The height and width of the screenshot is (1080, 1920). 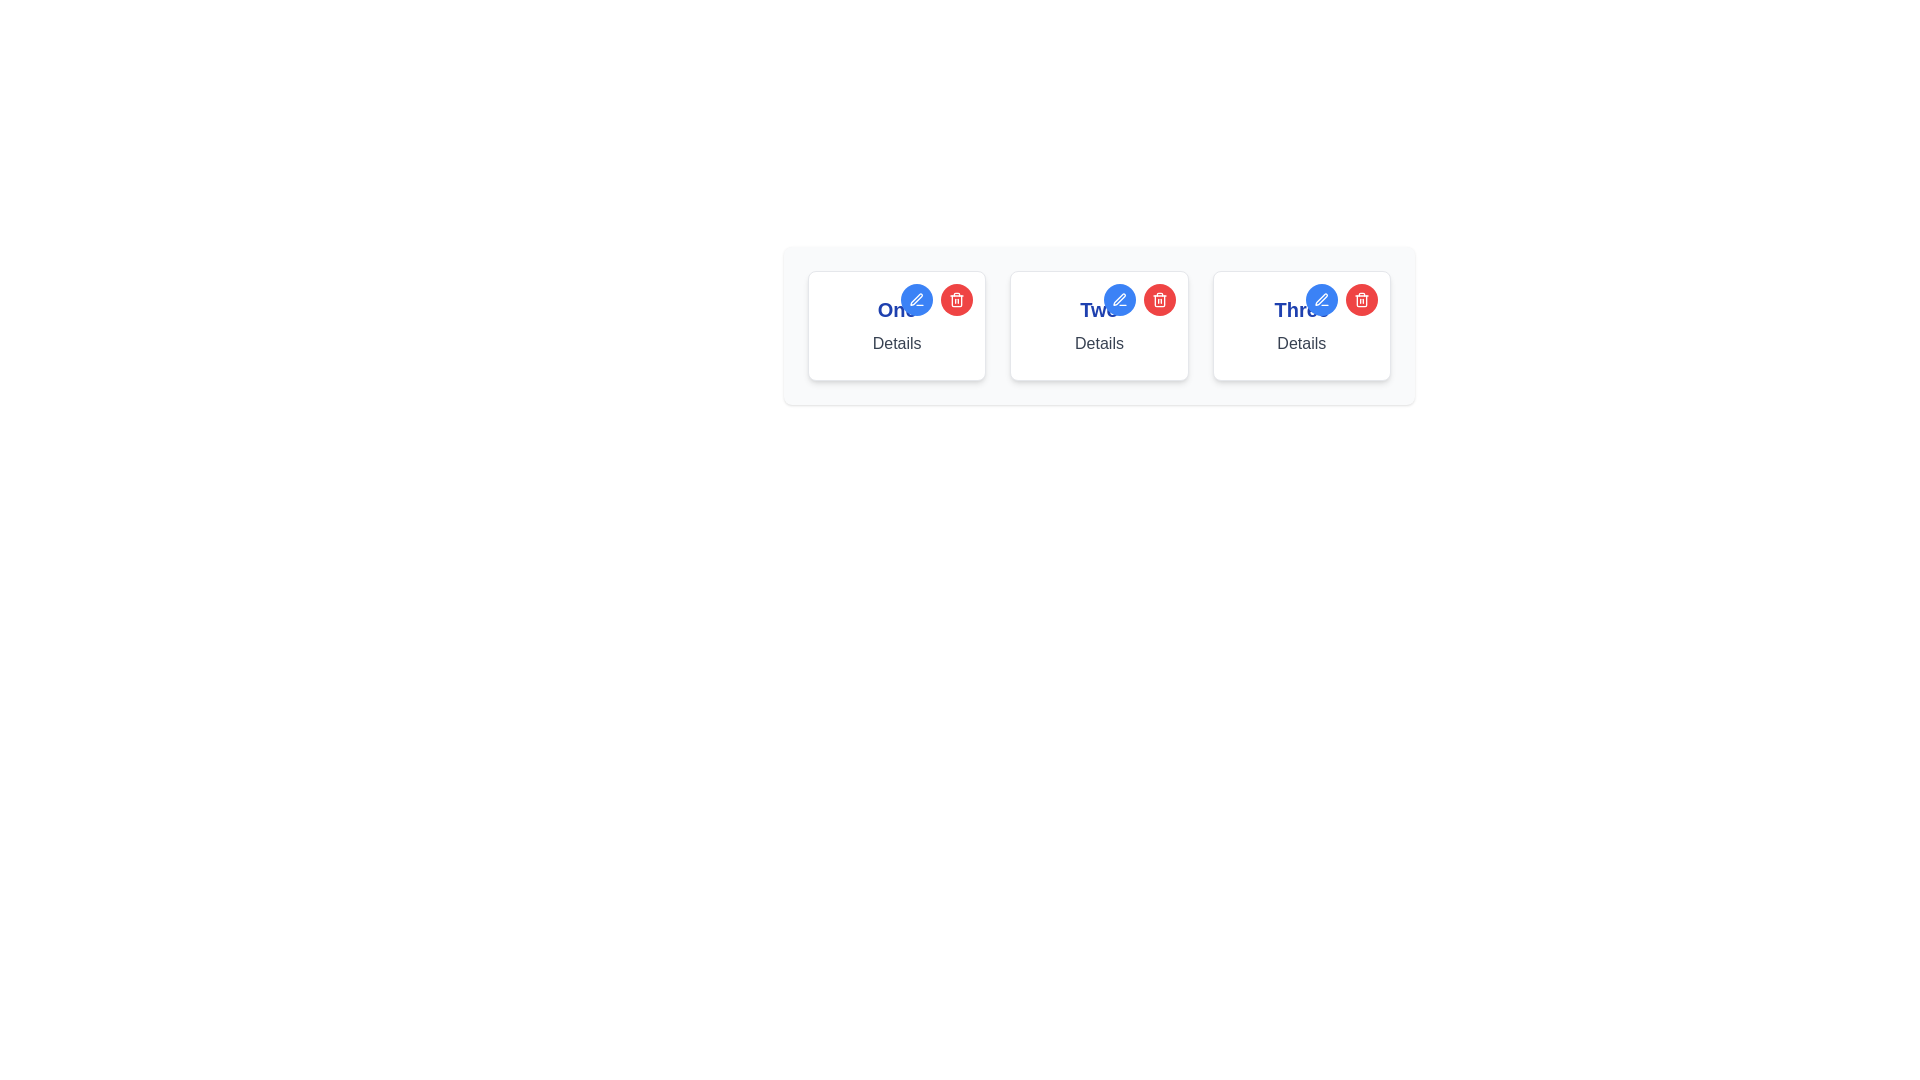 What do you see at coordinates (956, 300) in the screenshot?
I see `the red circular button with a white trash icon located at the top-right of the first card labeled 'One'` at bounding box center [956, 300].